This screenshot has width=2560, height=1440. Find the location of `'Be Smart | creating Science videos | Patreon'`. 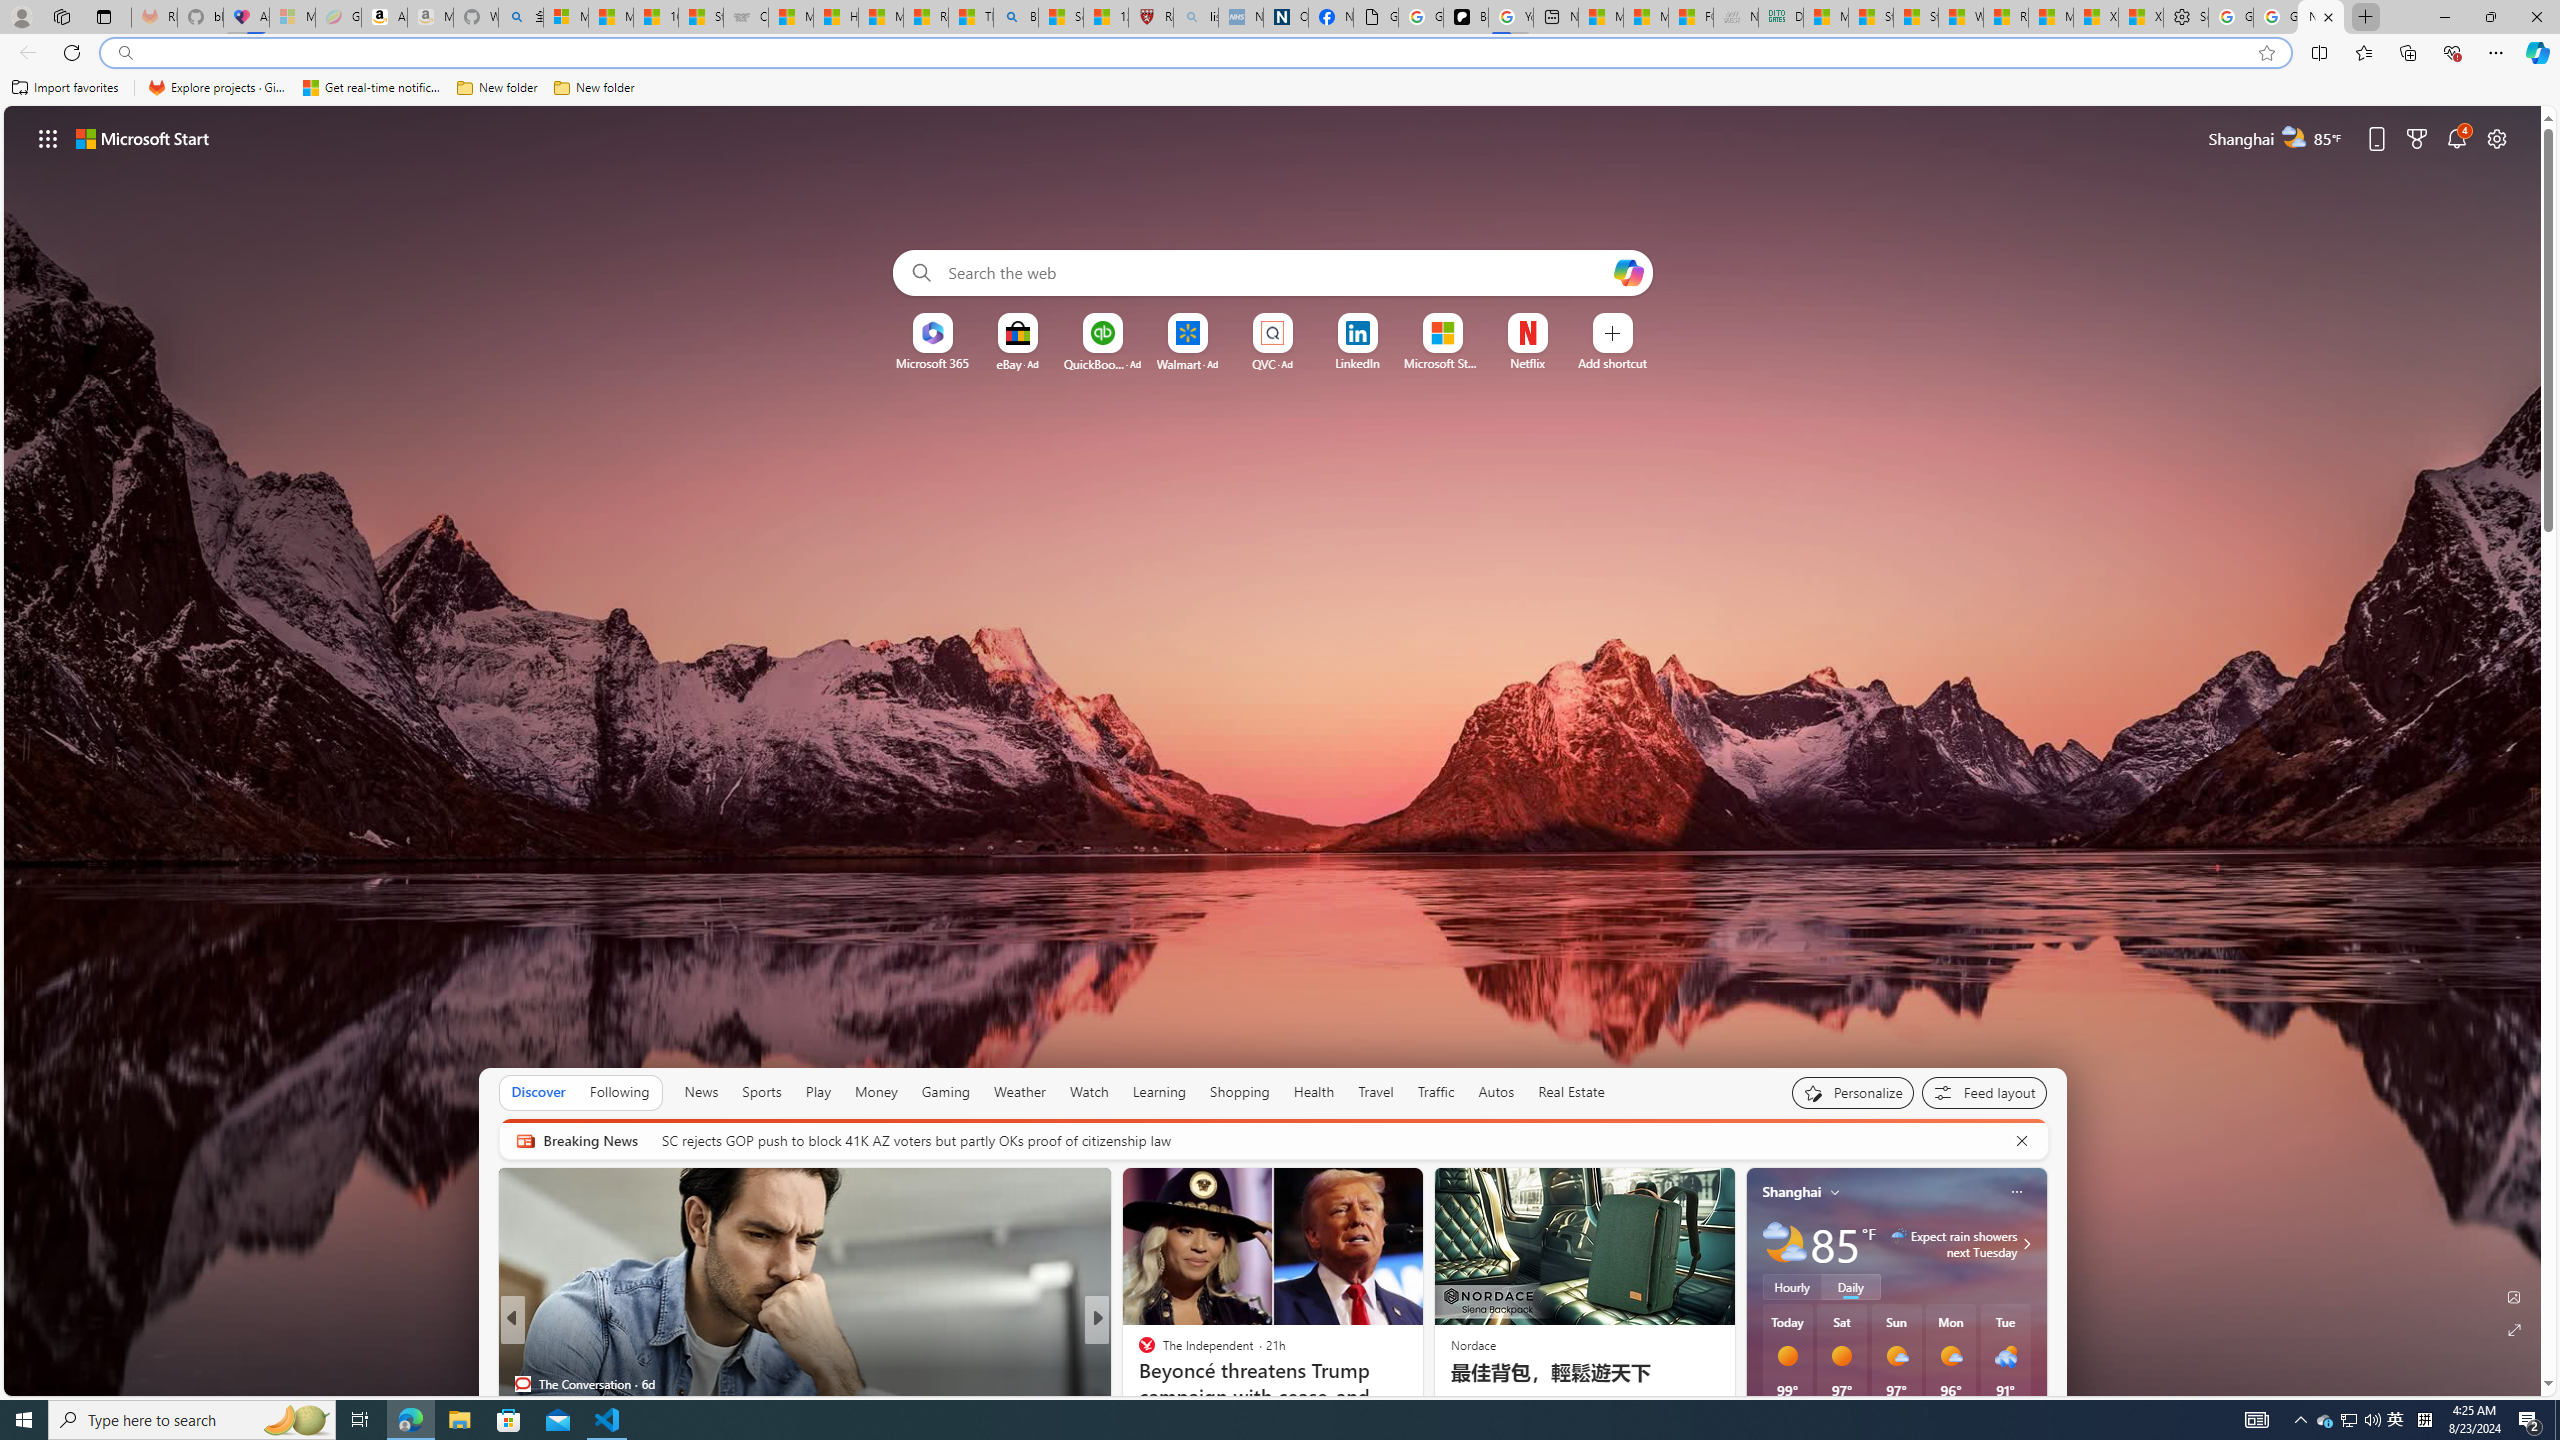

'Be Smart | creating Science videos | Patreon' is located at coordinates (1466, 16).